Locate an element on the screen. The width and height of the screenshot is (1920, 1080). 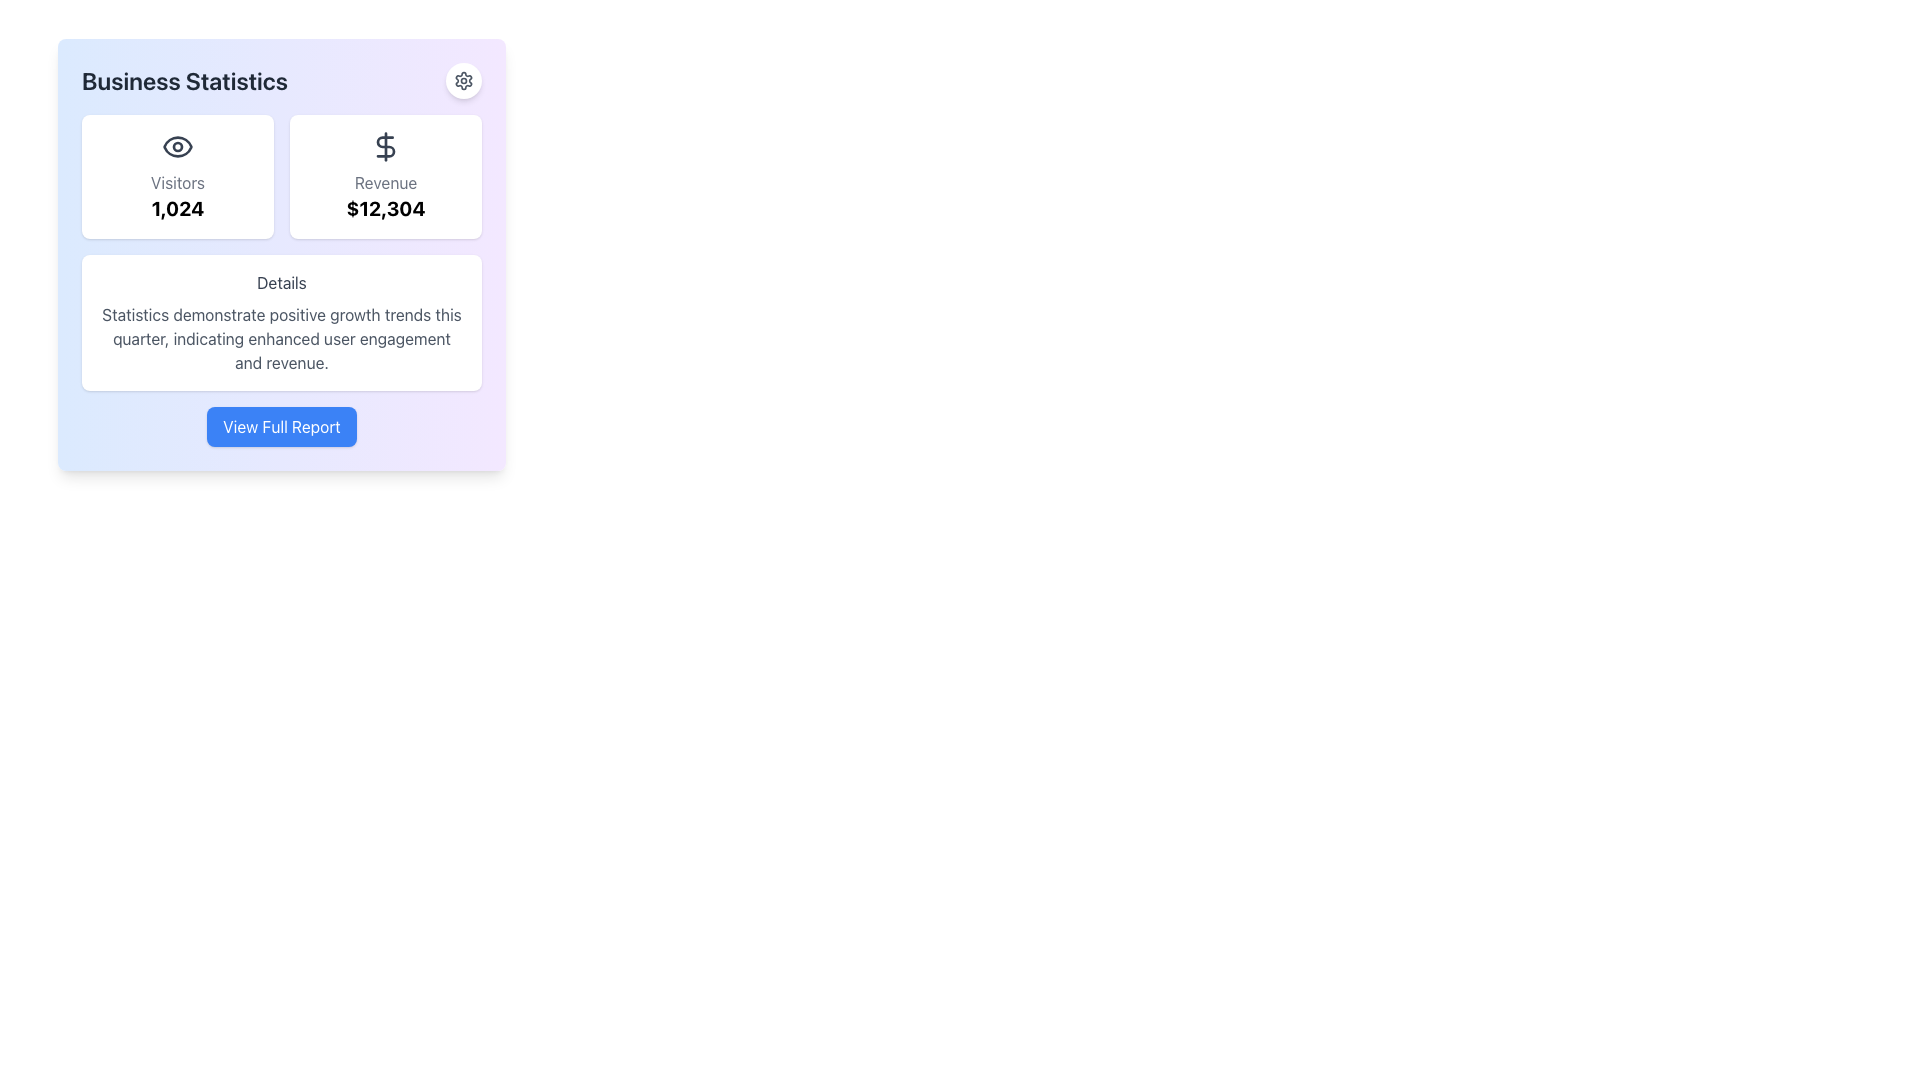
the gear-like icon located in the top-right corner of the 'Business Statistics' card is located at coordinates (463, 80).